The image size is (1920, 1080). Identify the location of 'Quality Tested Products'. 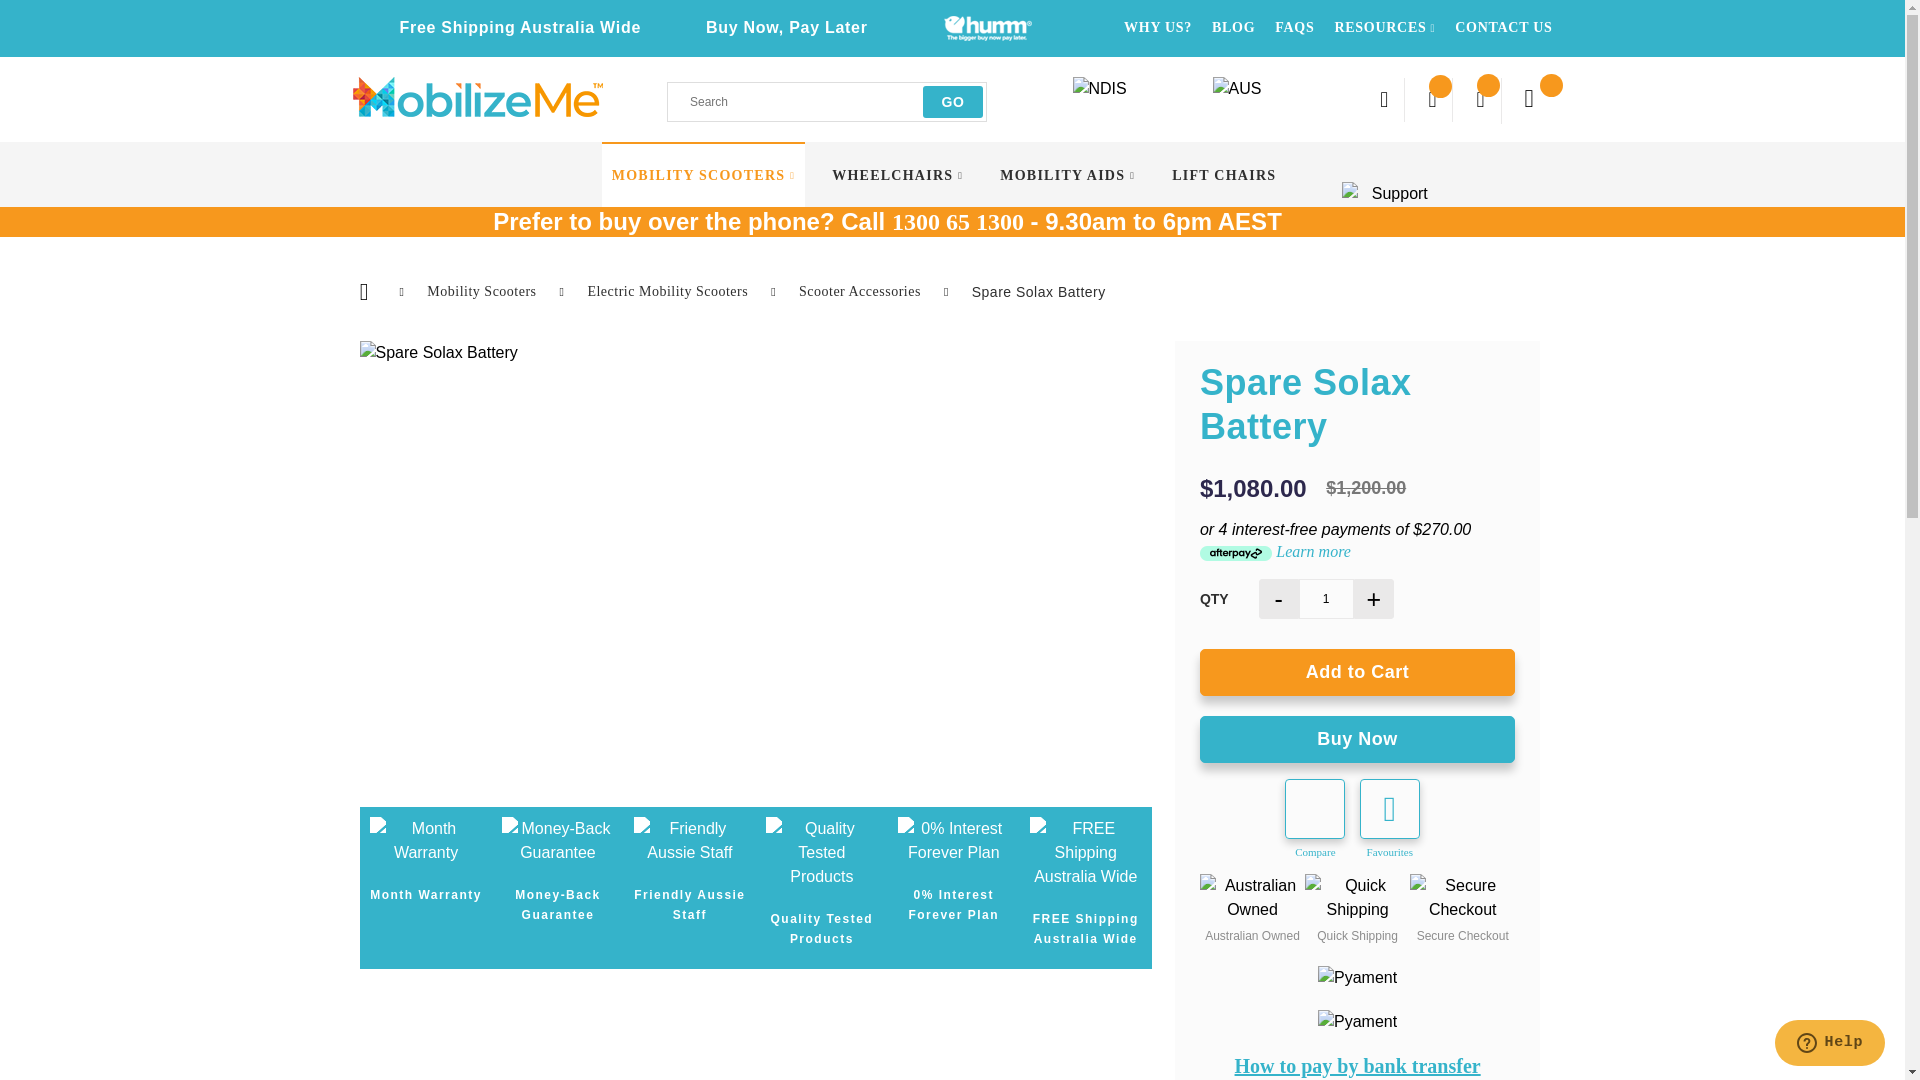
(765, 852).